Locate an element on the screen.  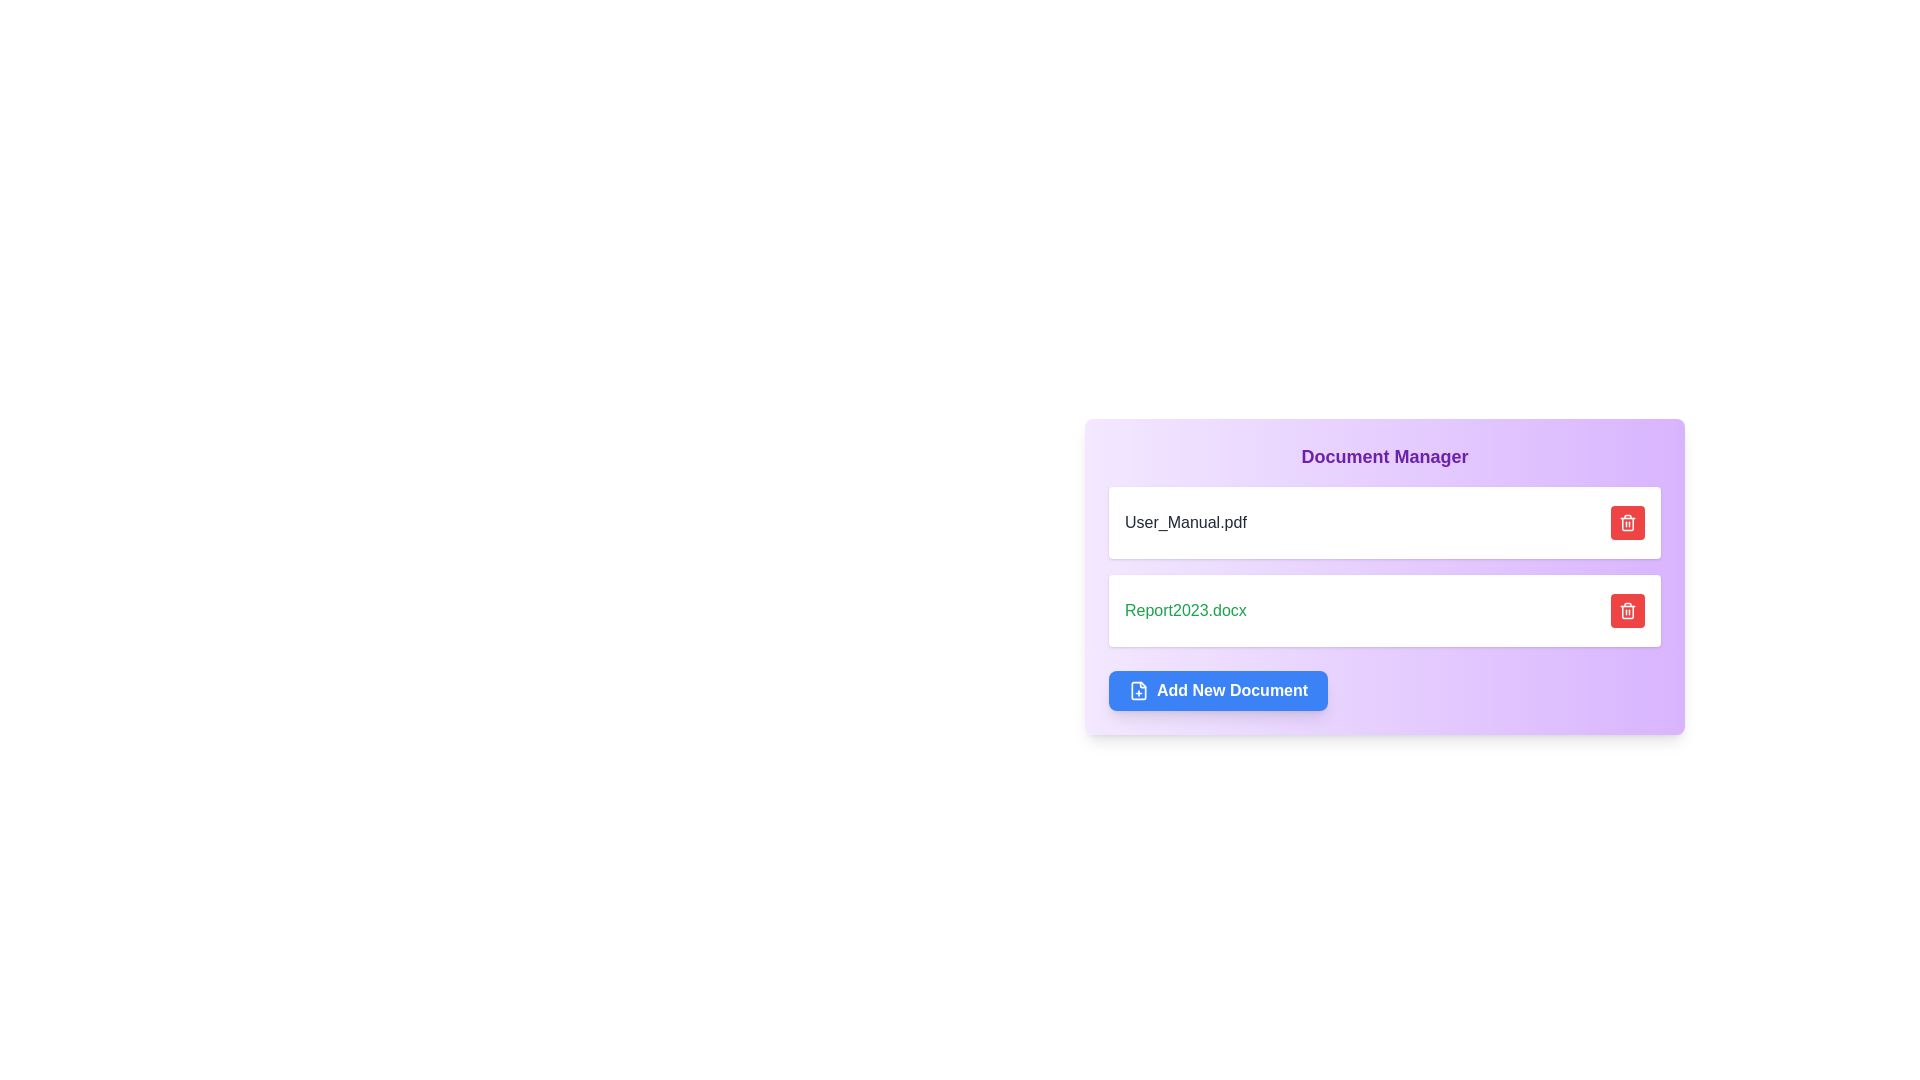
the 'Select' button, which is a rectangular button with a gray background and white text, located in the top-right segment of the first document entry row, adjacent to a red trashcan icon button is located at coordinates (1588, 522).